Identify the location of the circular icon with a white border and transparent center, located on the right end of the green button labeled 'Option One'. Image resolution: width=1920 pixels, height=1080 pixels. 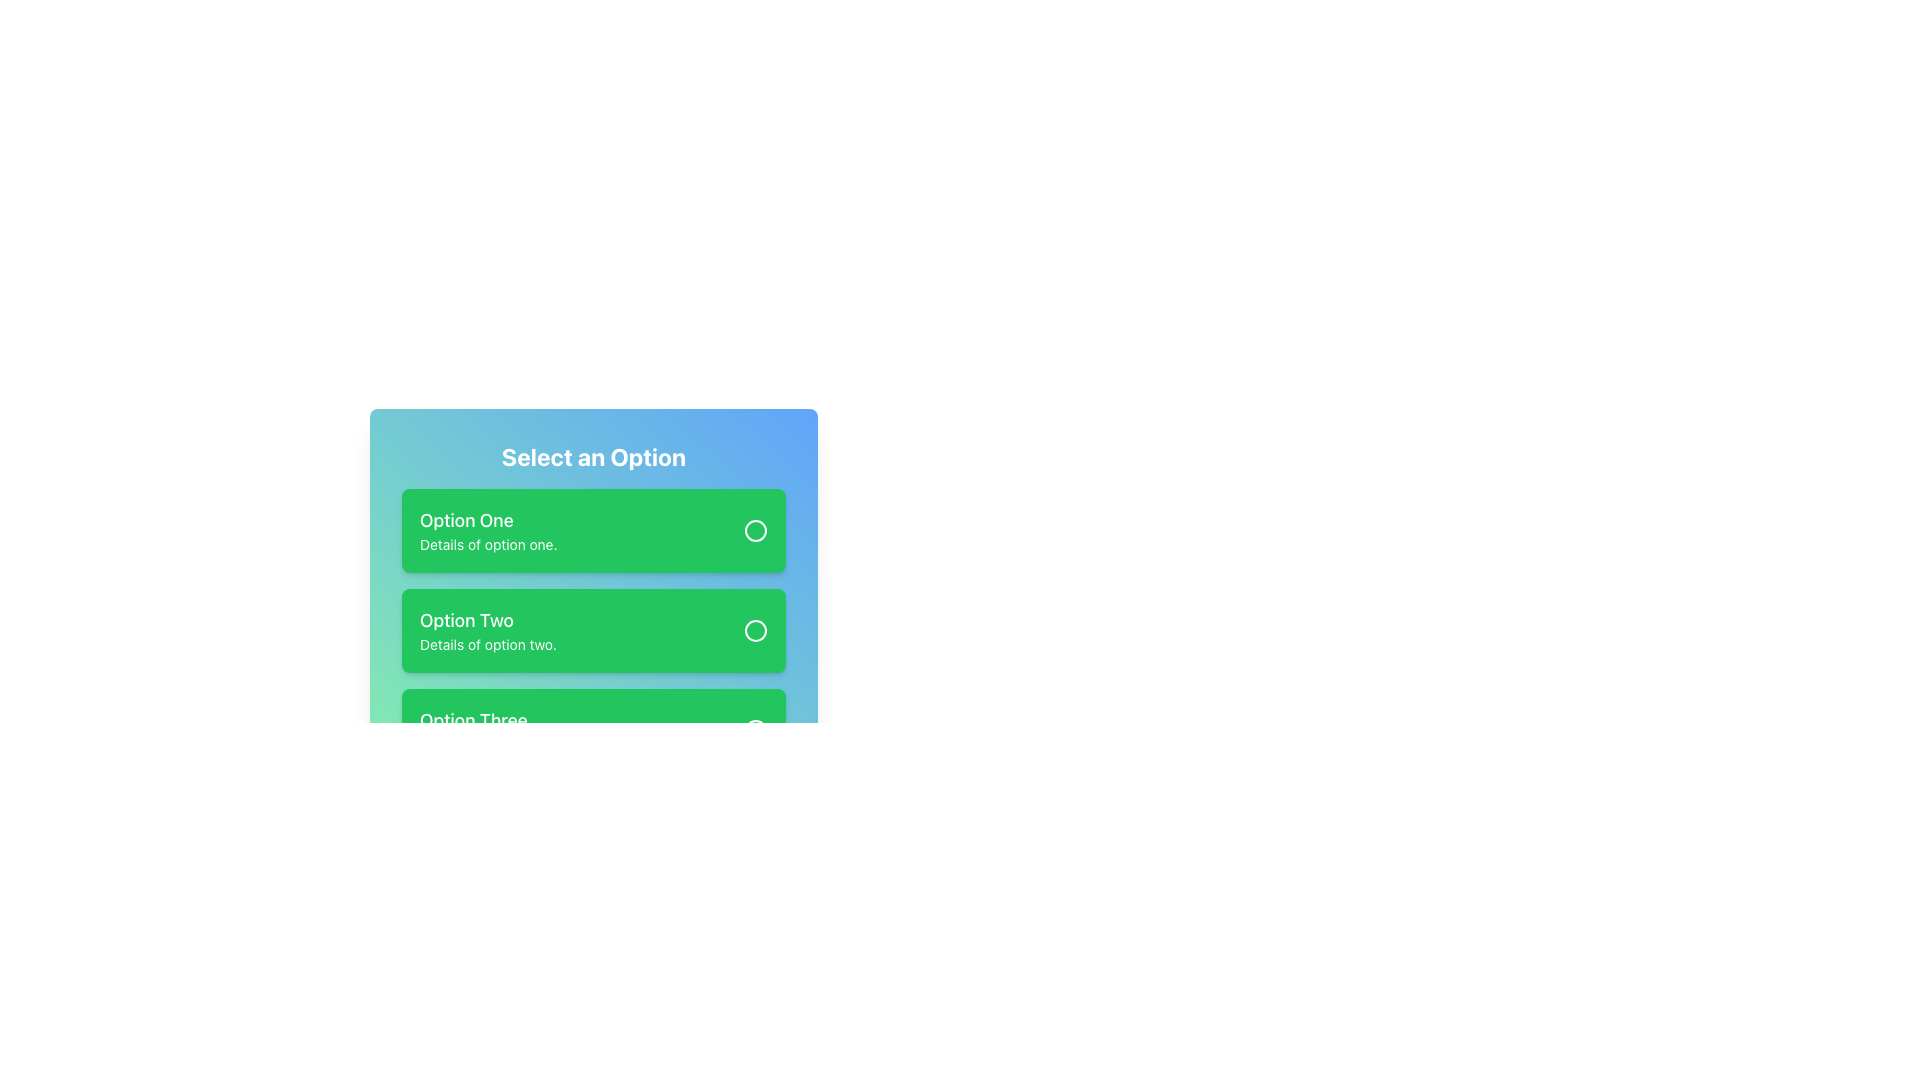
(754, 530).